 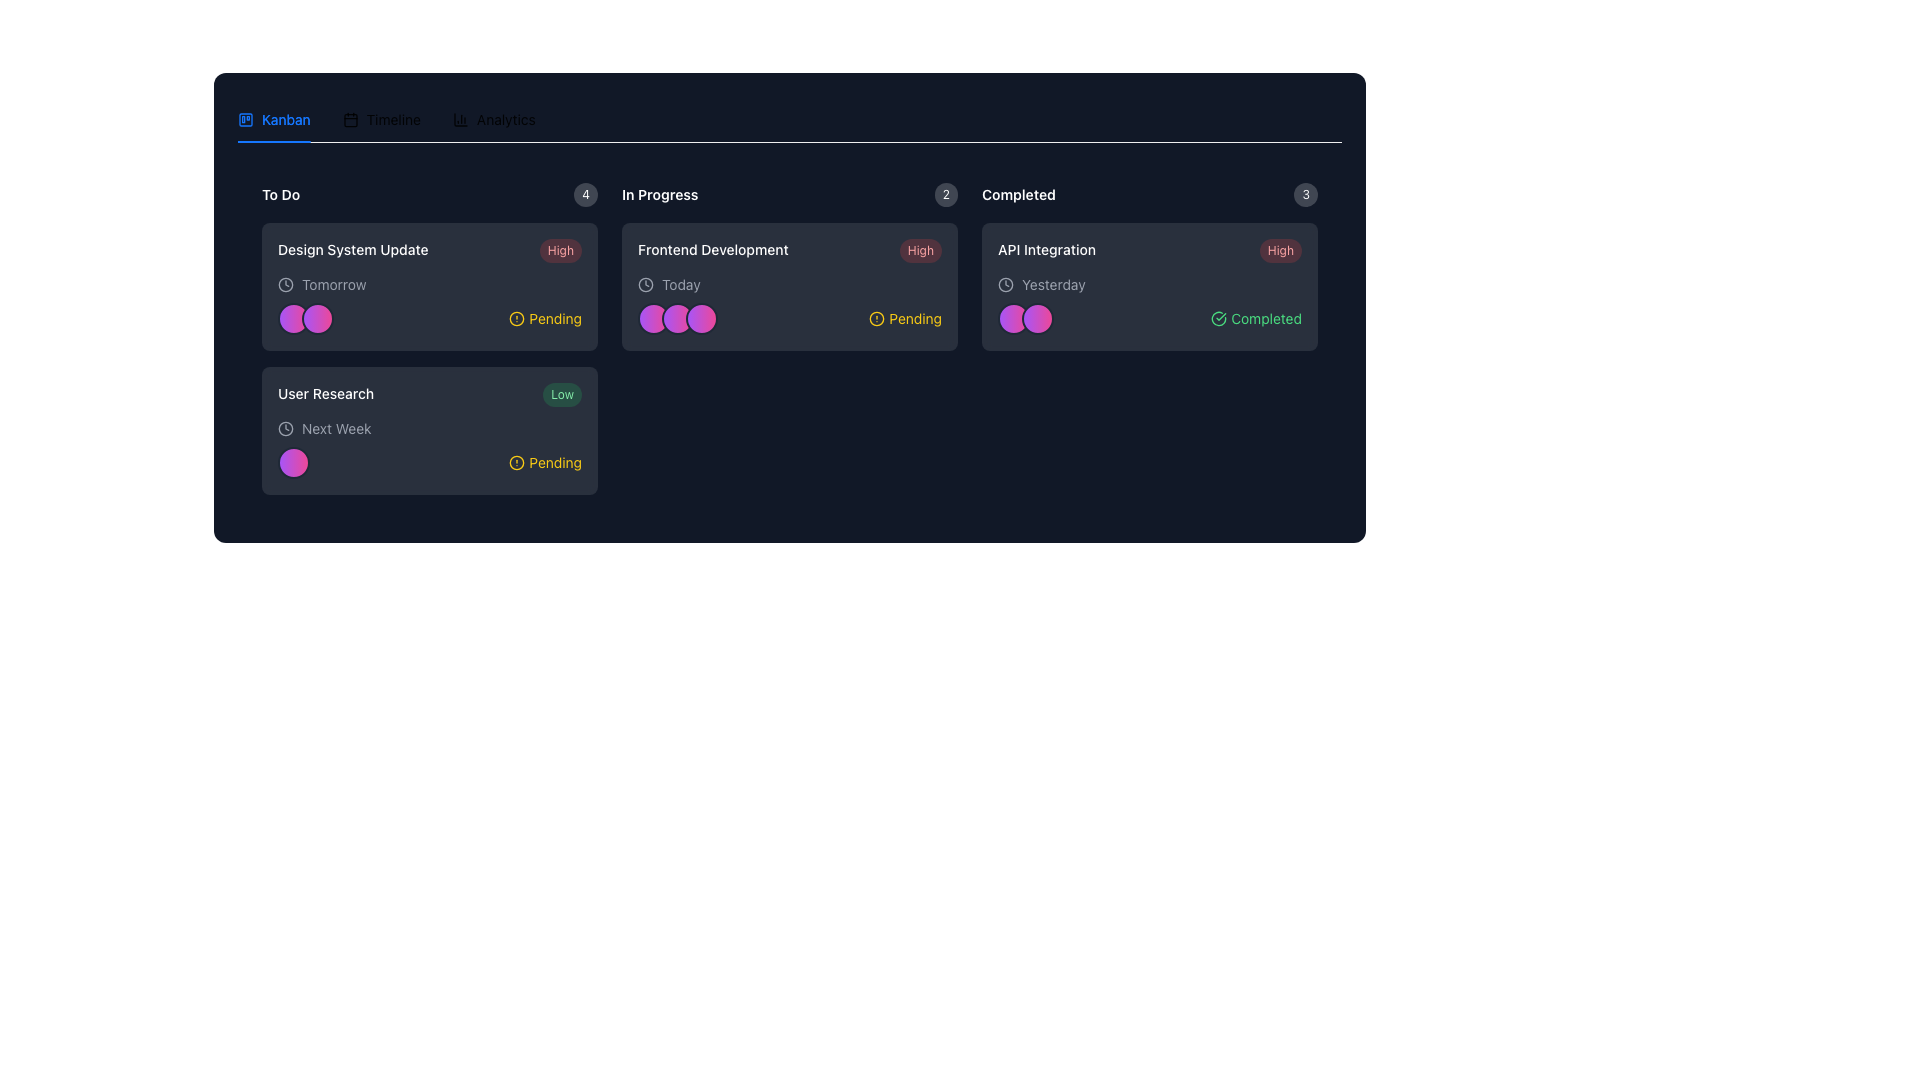 I want to click on the 'Kanban' tab, which is the first tab on the left with blue text and an icon, so click(x=273, y=119).